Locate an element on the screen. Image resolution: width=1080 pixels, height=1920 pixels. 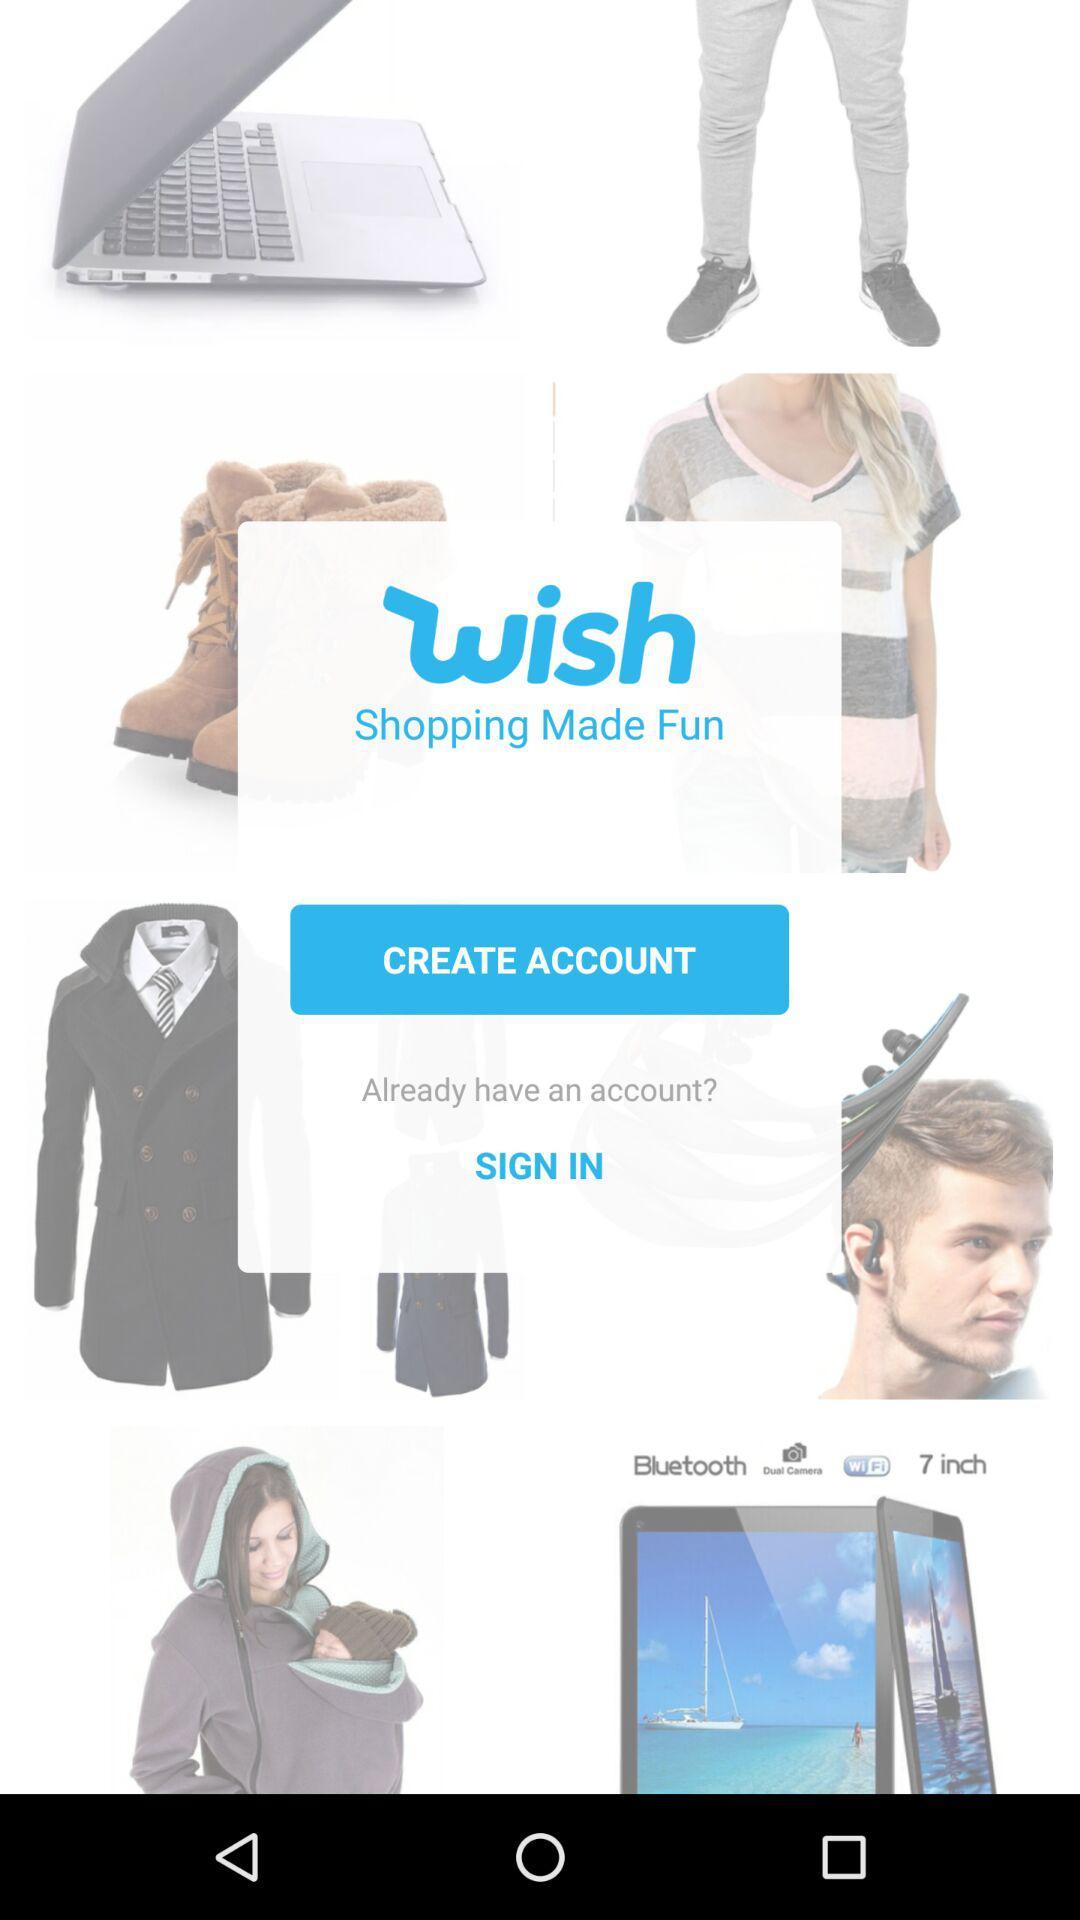
create account is located at coordinates (538, 958).